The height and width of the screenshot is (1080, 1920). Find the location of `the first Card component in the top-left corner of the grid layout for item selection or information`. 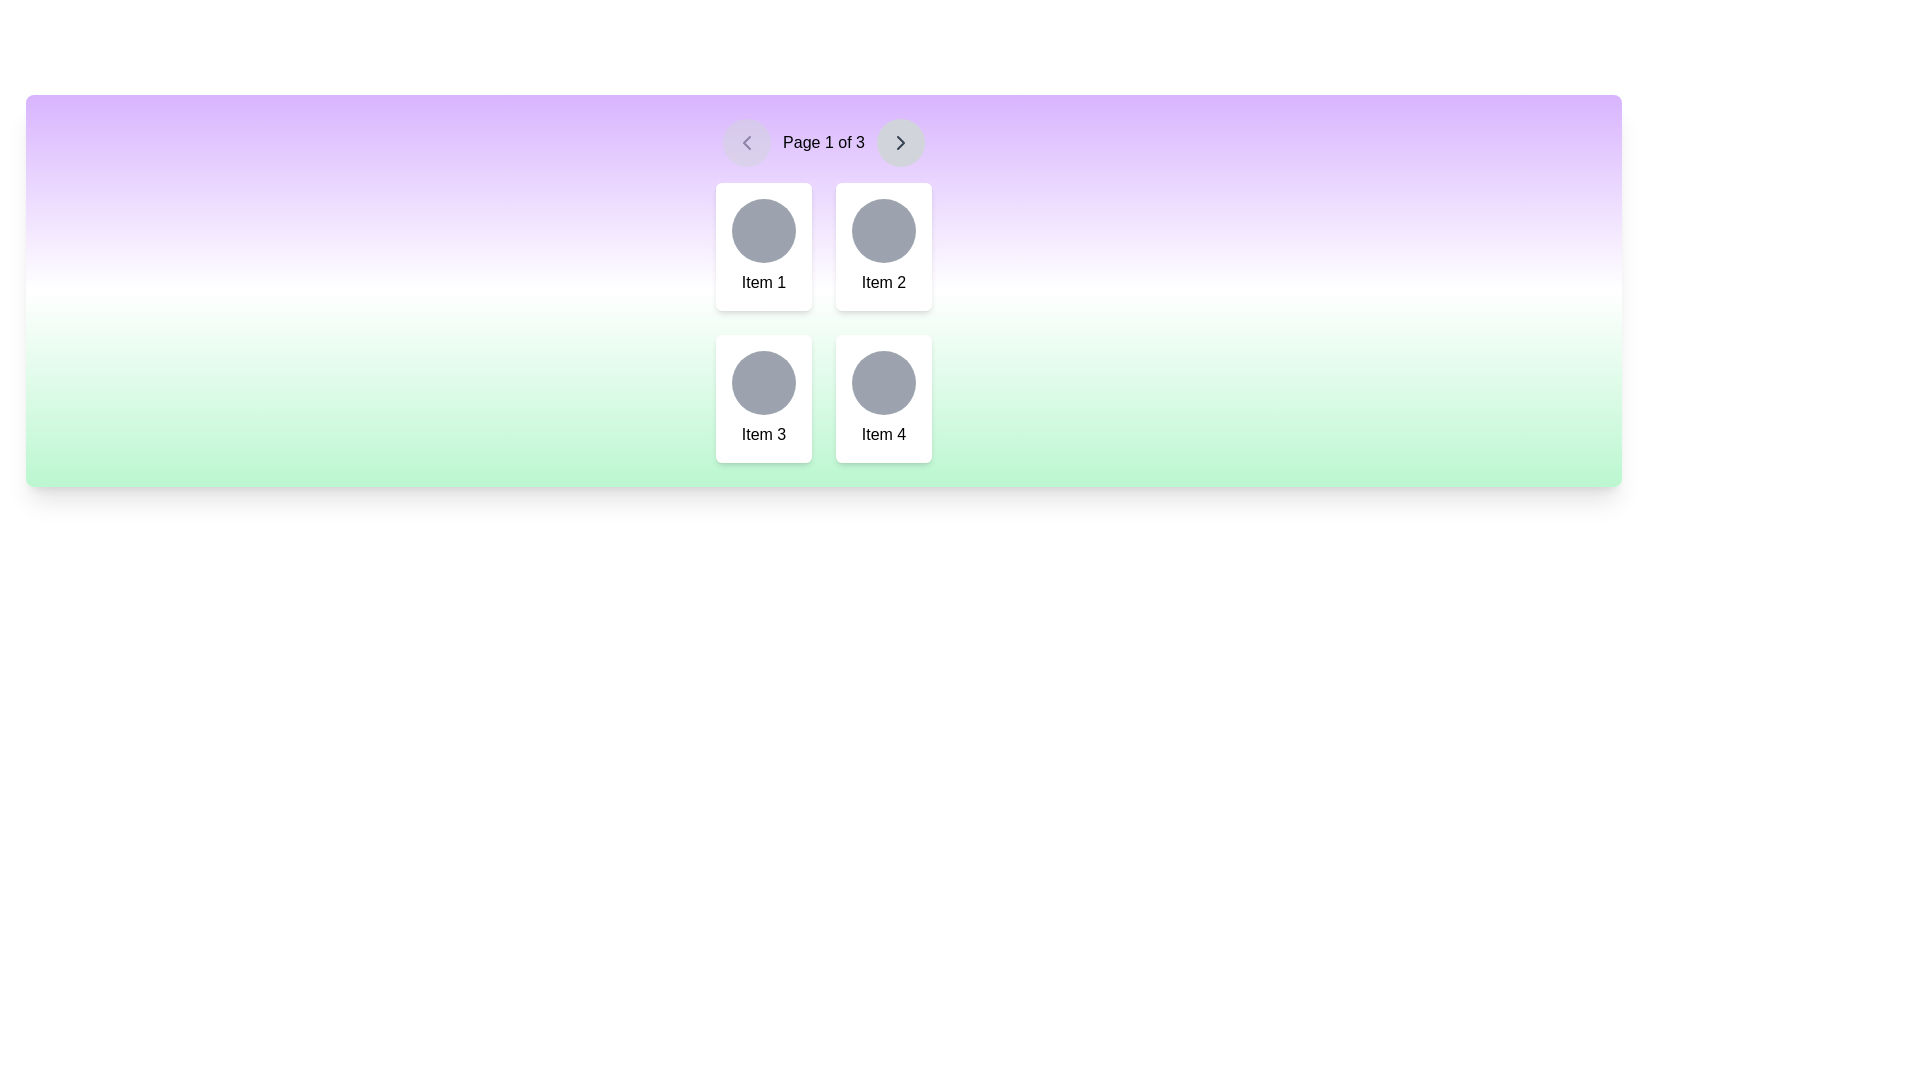

the first Card component in the top-left corner of the grid layout for item selection or information is located at coordinates (762, 245).